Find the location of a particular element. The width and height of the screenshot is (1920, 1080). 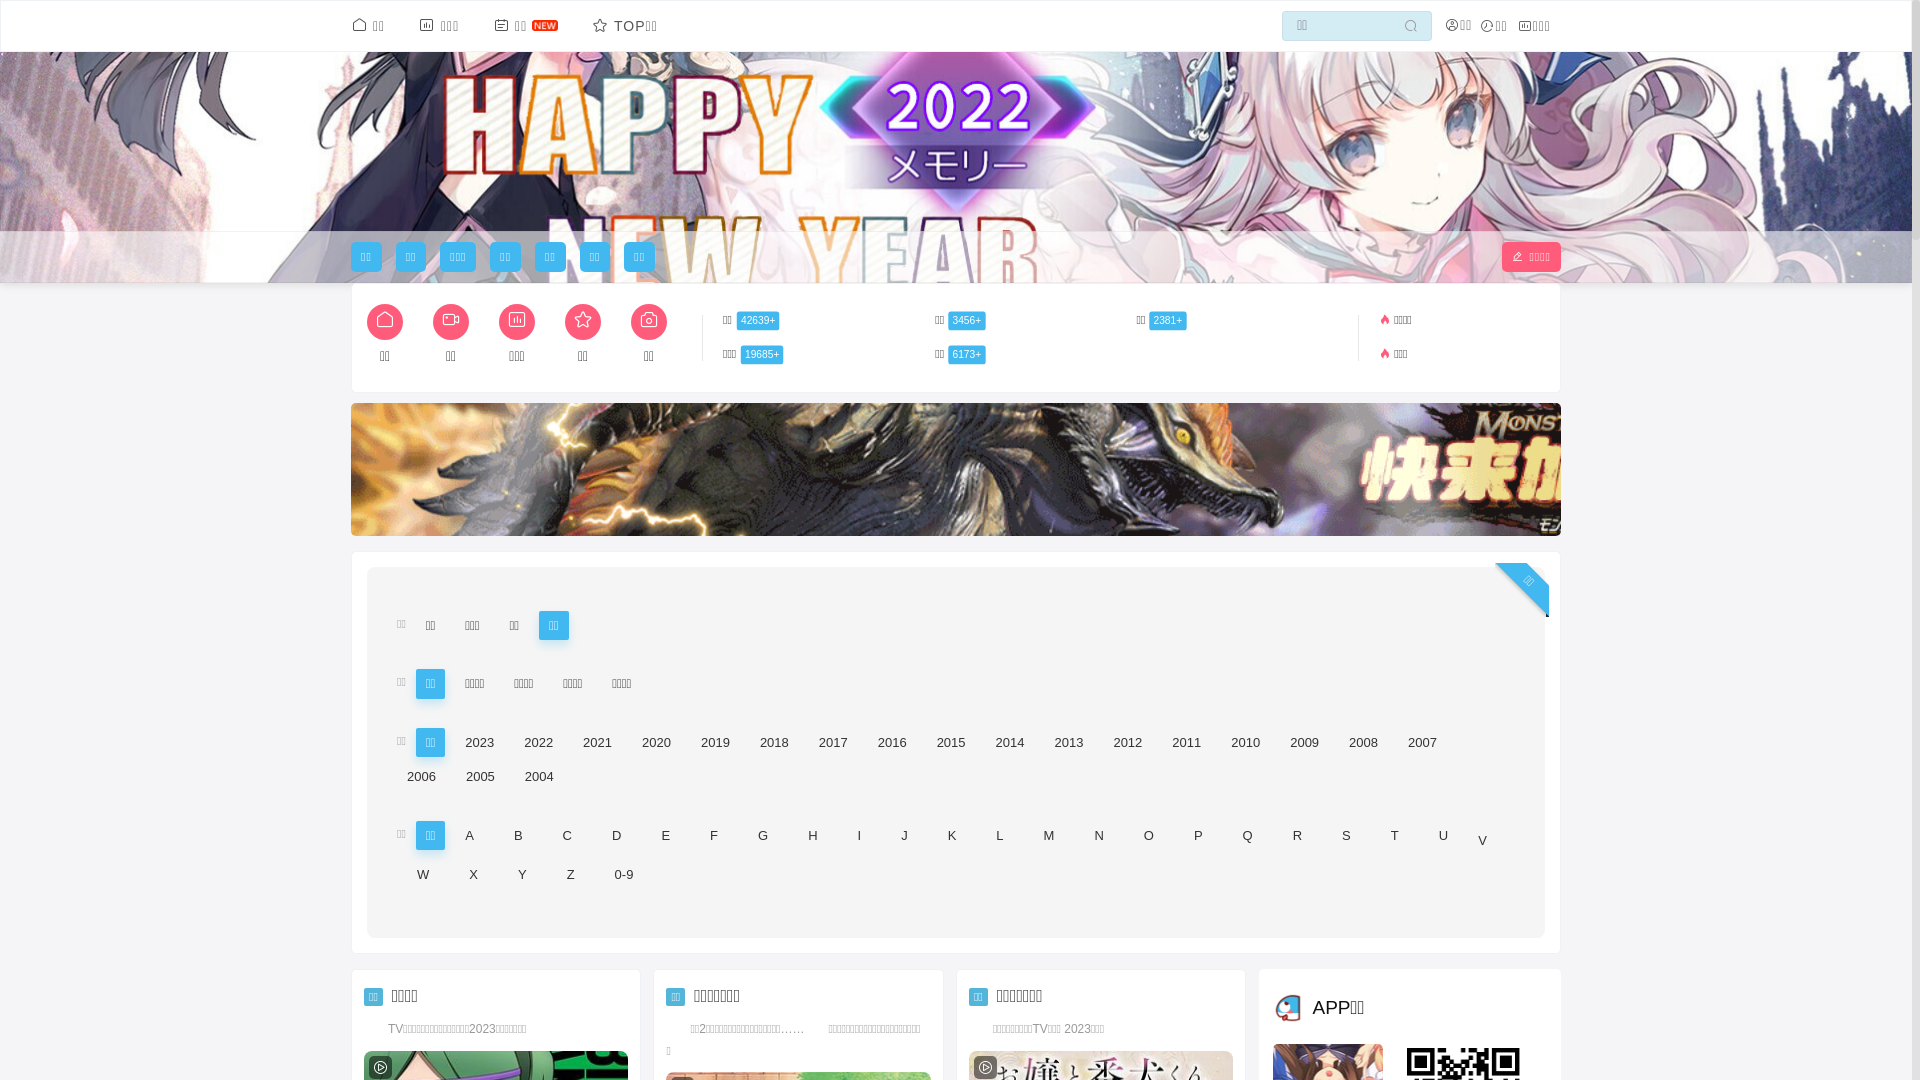

'O' is located at coordinates (1148, 835).